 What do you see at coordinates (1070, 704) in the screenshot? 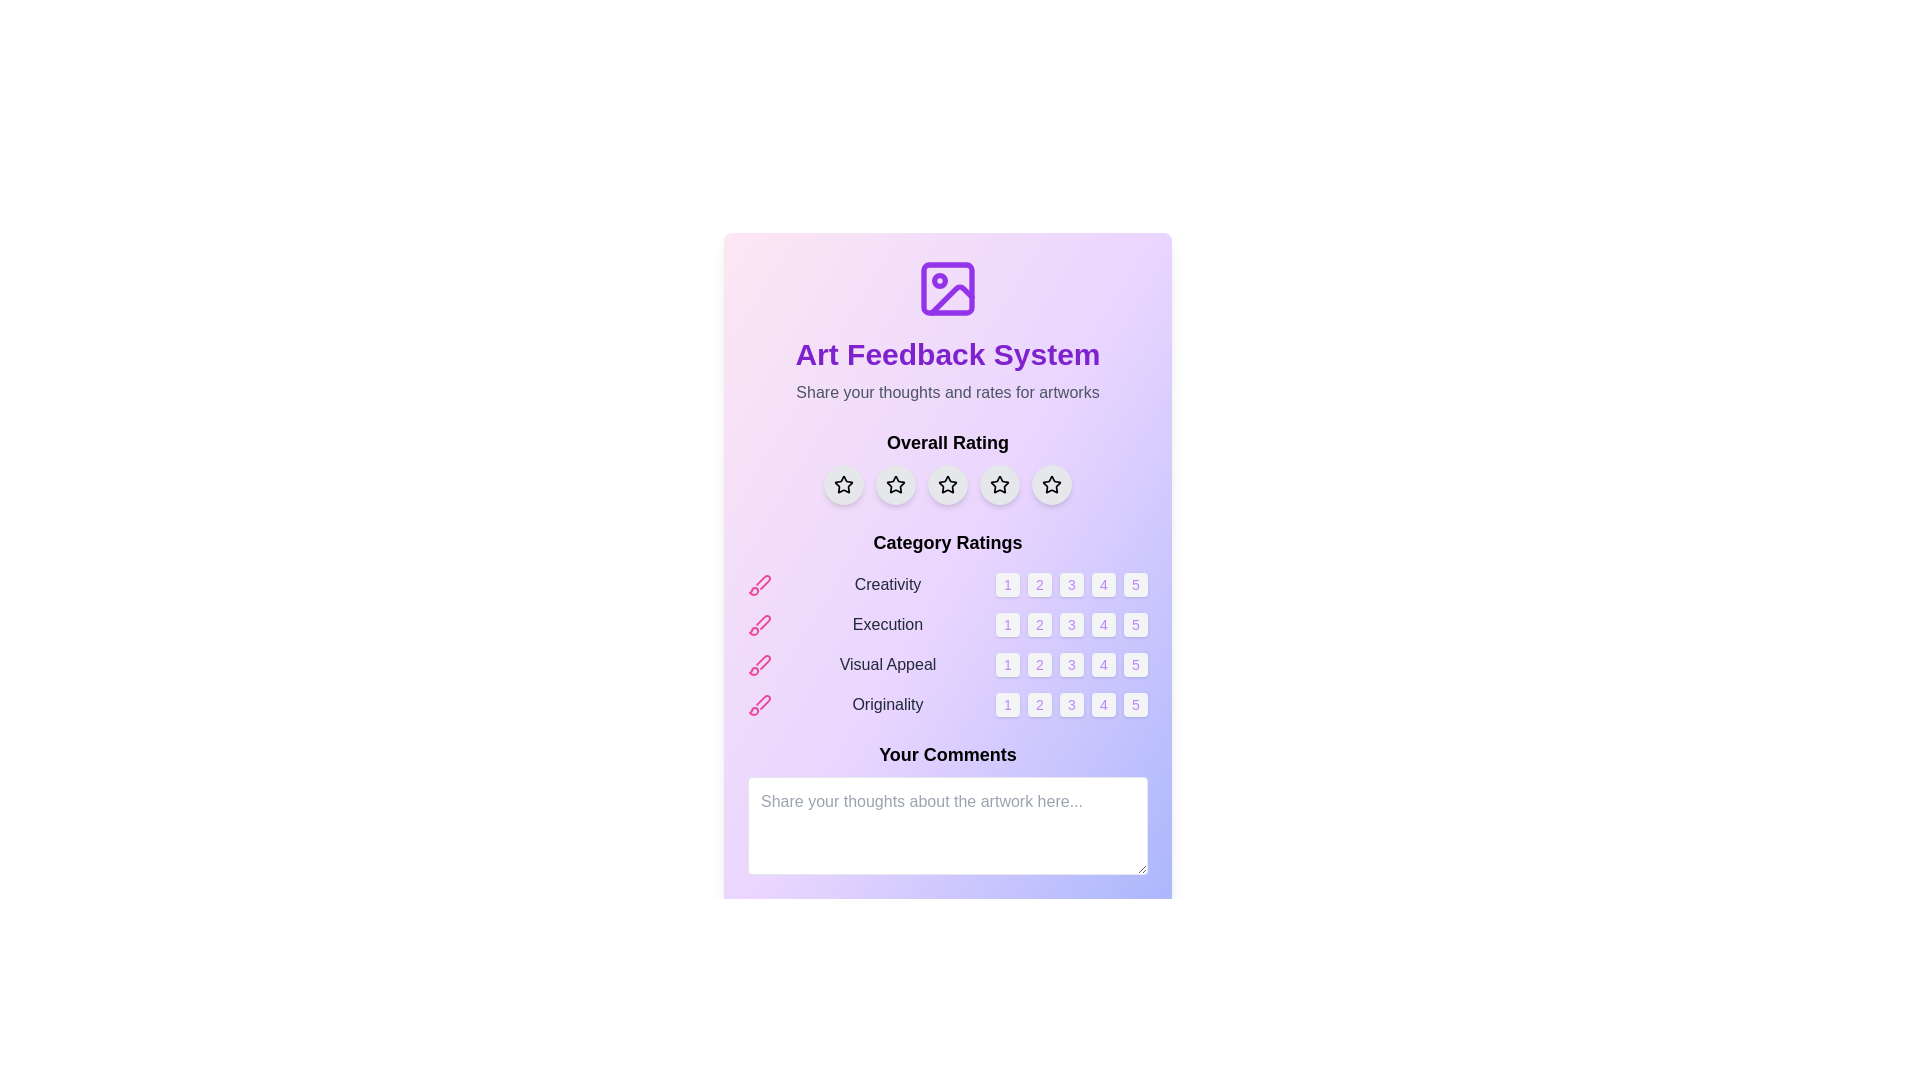
I see `the circular button labeled '3' with a purple numeral` at bounding box center [1070, 704].